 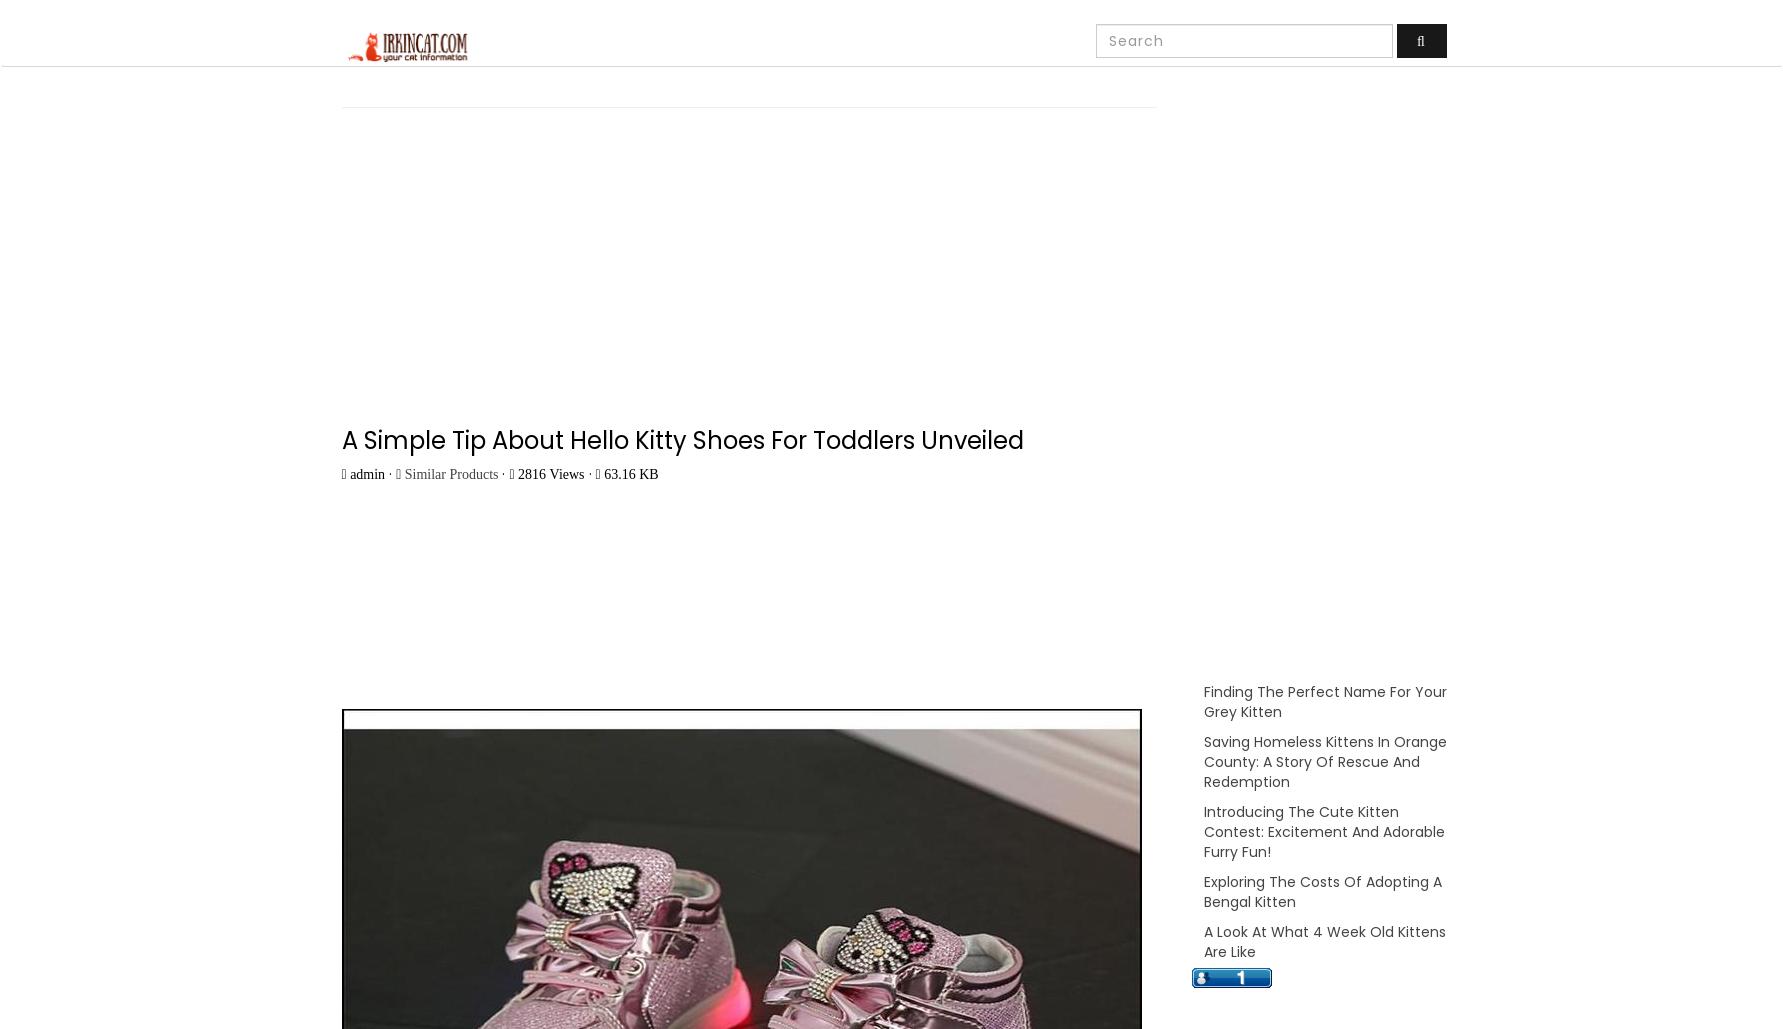 What do you see at coordinates (1320, 892) in the screenshot?
I see `'Exploring The Costs Of Adopting A Bengal Kitten'` at bounding box center [1320, 892].